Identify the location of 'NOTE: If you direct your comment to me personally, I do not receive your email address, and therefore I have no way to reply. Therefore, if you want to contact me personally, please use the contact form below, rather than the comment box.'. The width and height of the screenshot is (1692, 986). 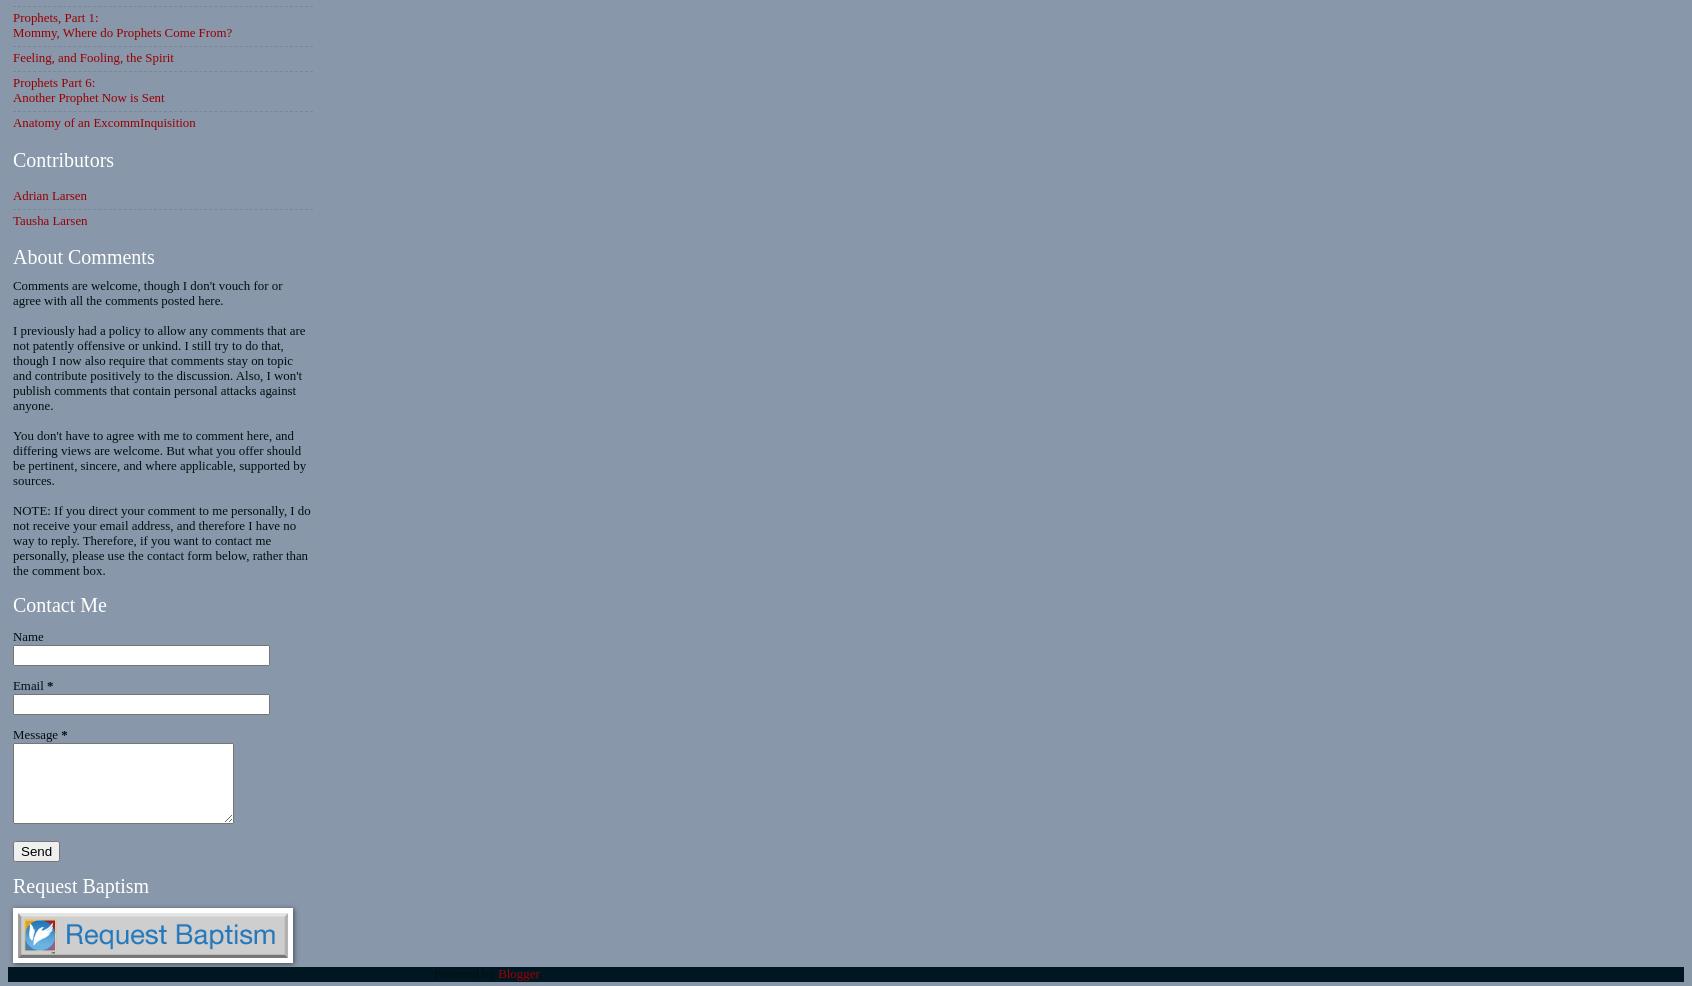
(160, 540).